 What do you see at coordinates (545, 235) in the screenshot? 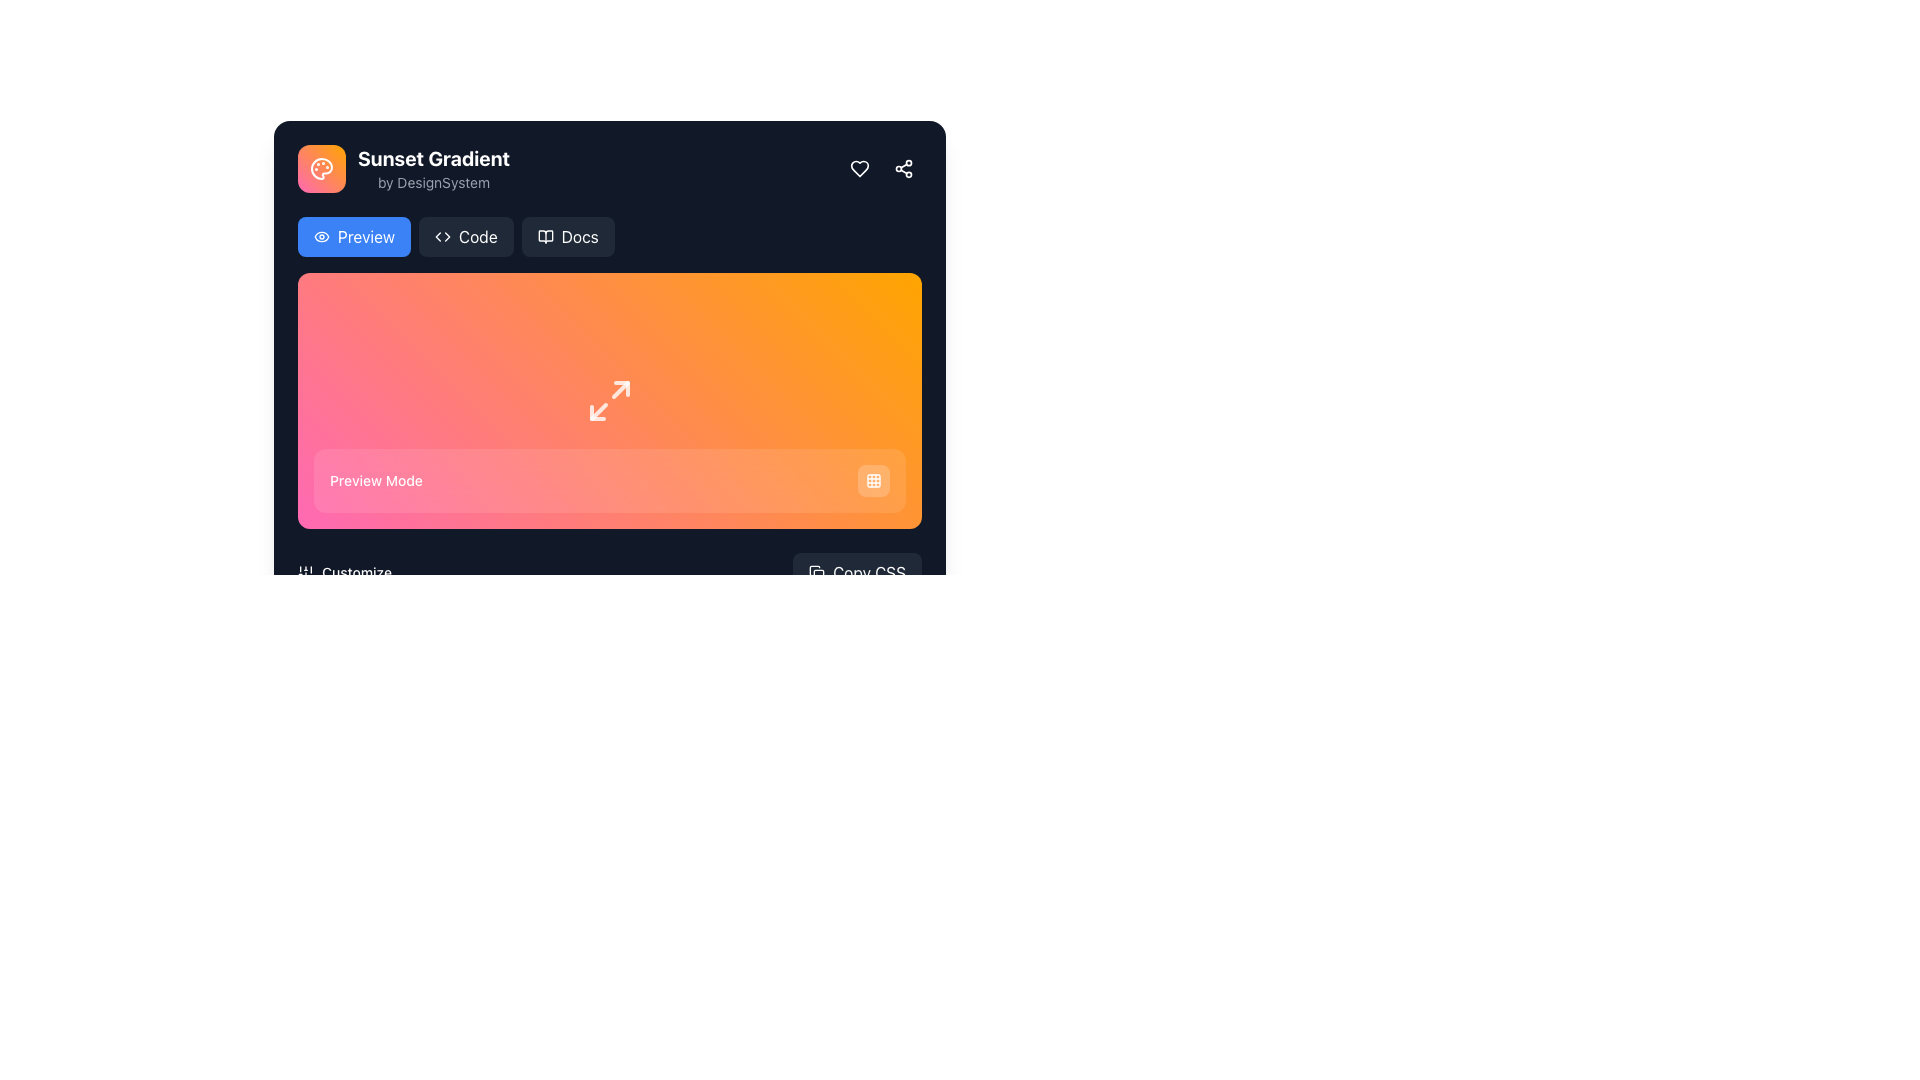
I see `the documentation icon located within the 'Docs' button, which is positioned to the left of the 'Docs' text label` at bounding box center [545, 235].